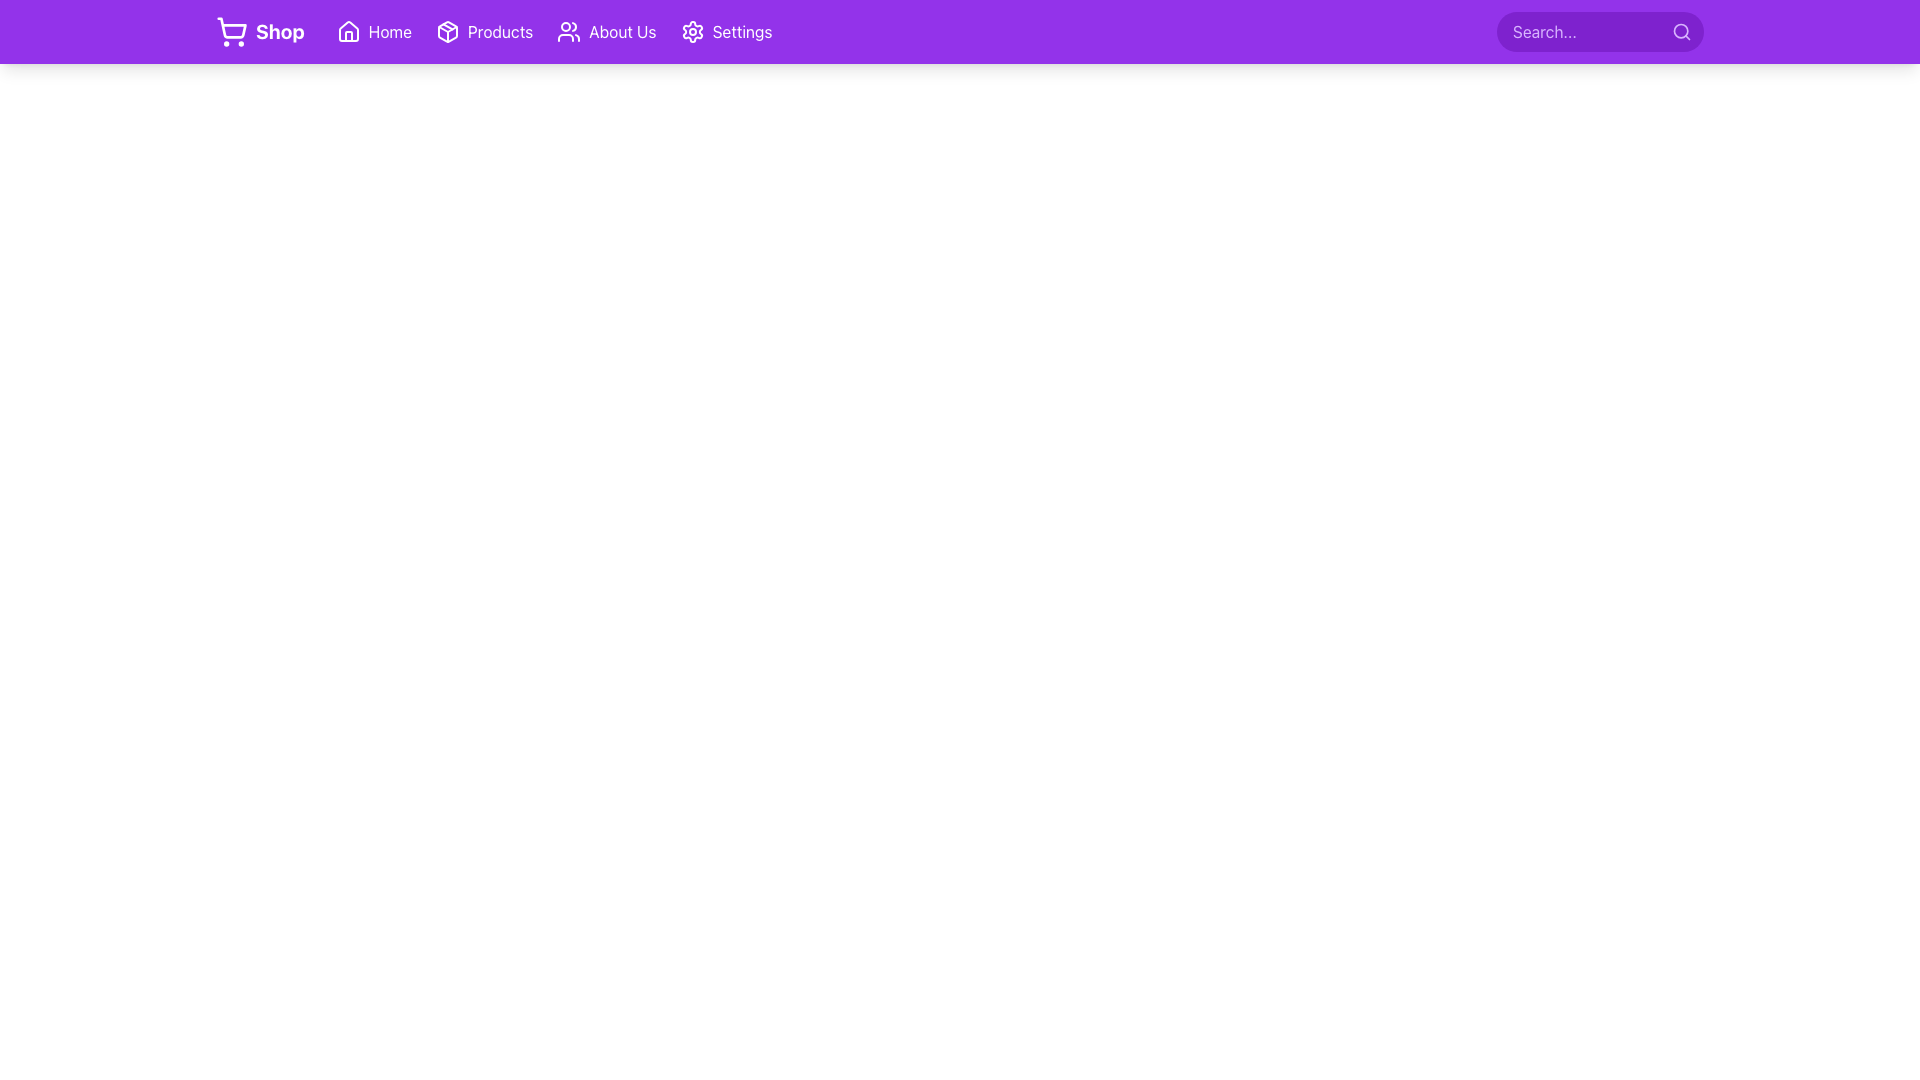 This screenshot has height=1080, width=1920. What do you see at coordinates (446, 31) in the screenshot?
I see `the 'Products' icon located in the top navigation bar, positioned adjacent to the 'Products' text` at bounding box center [446, 31].